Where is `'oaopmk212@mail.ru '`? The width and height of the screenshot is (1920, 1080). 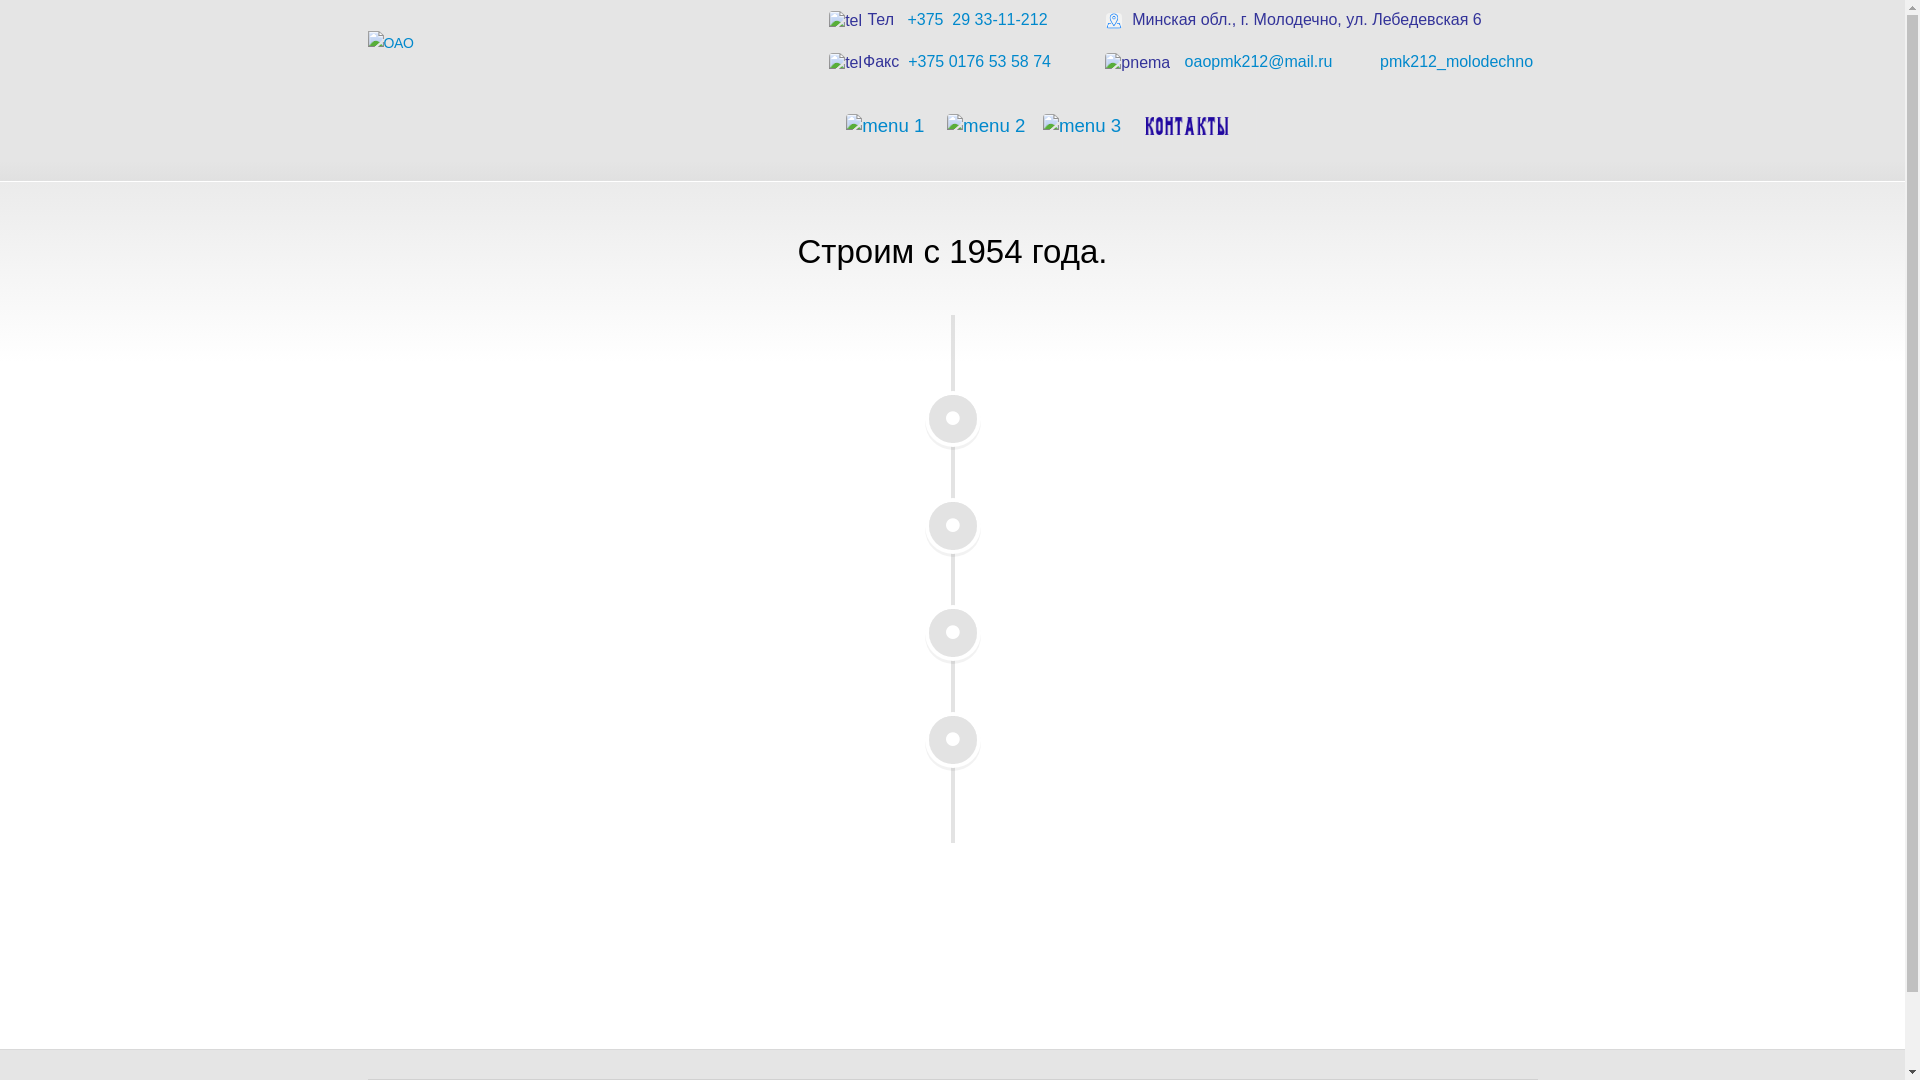
'oaopmk212@mail.ru ' is located at coordinates (1262, 60).